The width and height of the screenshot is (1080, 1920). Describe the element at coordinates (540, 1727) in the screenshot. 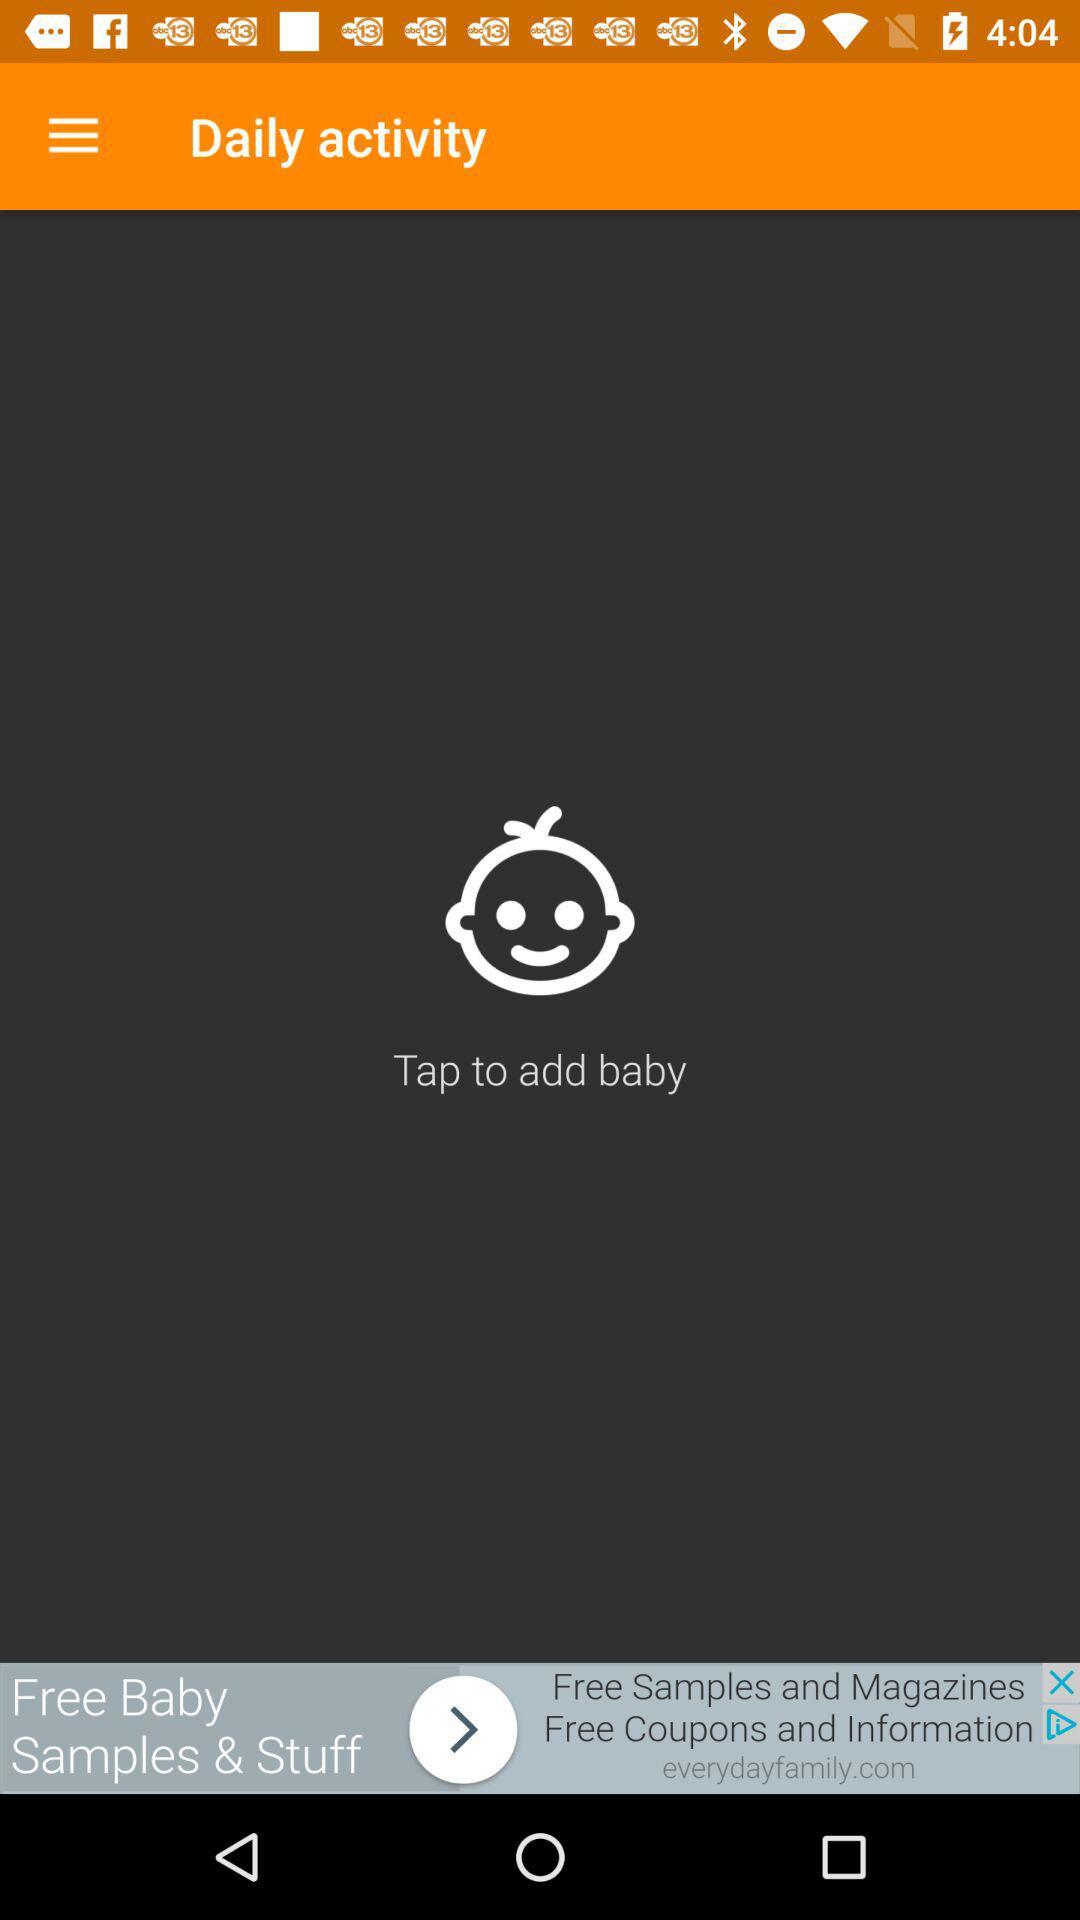

I see `click on advertisement for free baby samples` at that location.